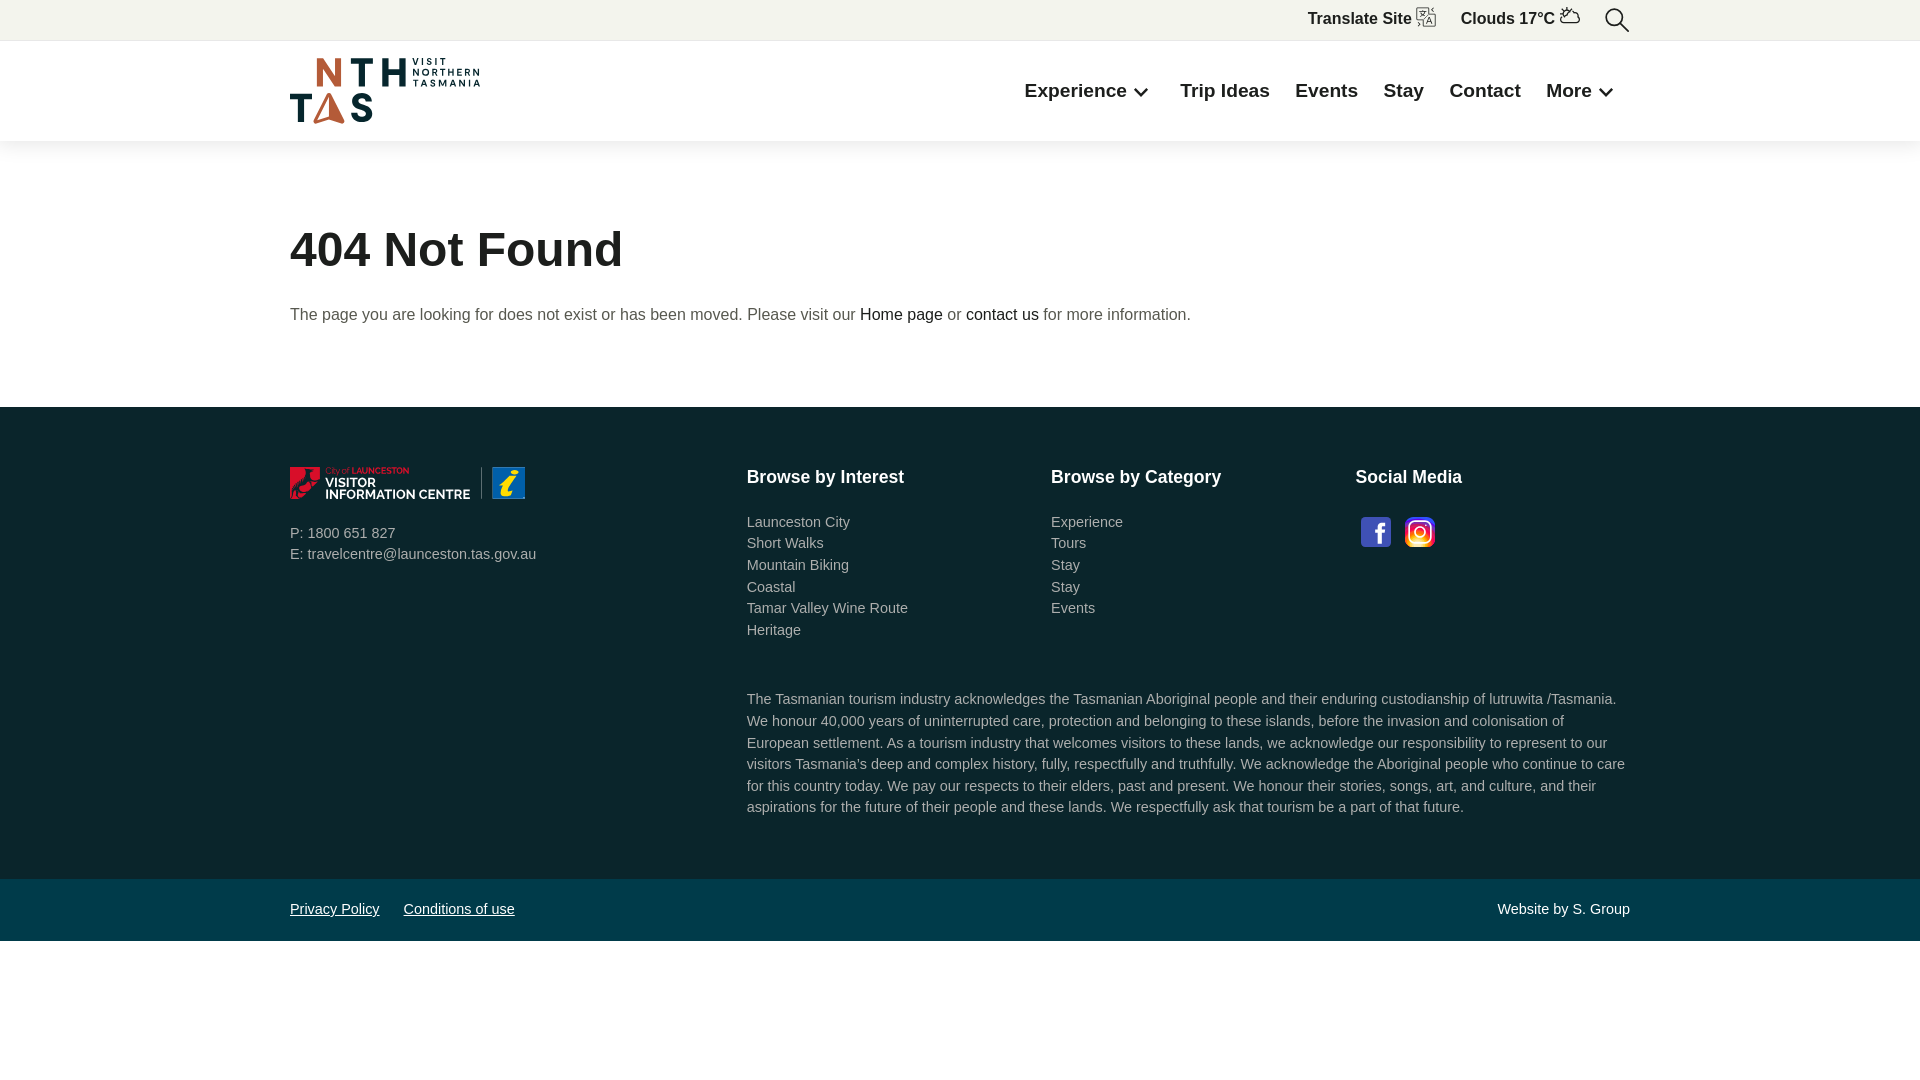 This screenshot has width=1920, height=1080. What do you see at coordinates (1375, 531) in the screenshot?
I see `'Facebook'` at bounding box center [1375, 531].